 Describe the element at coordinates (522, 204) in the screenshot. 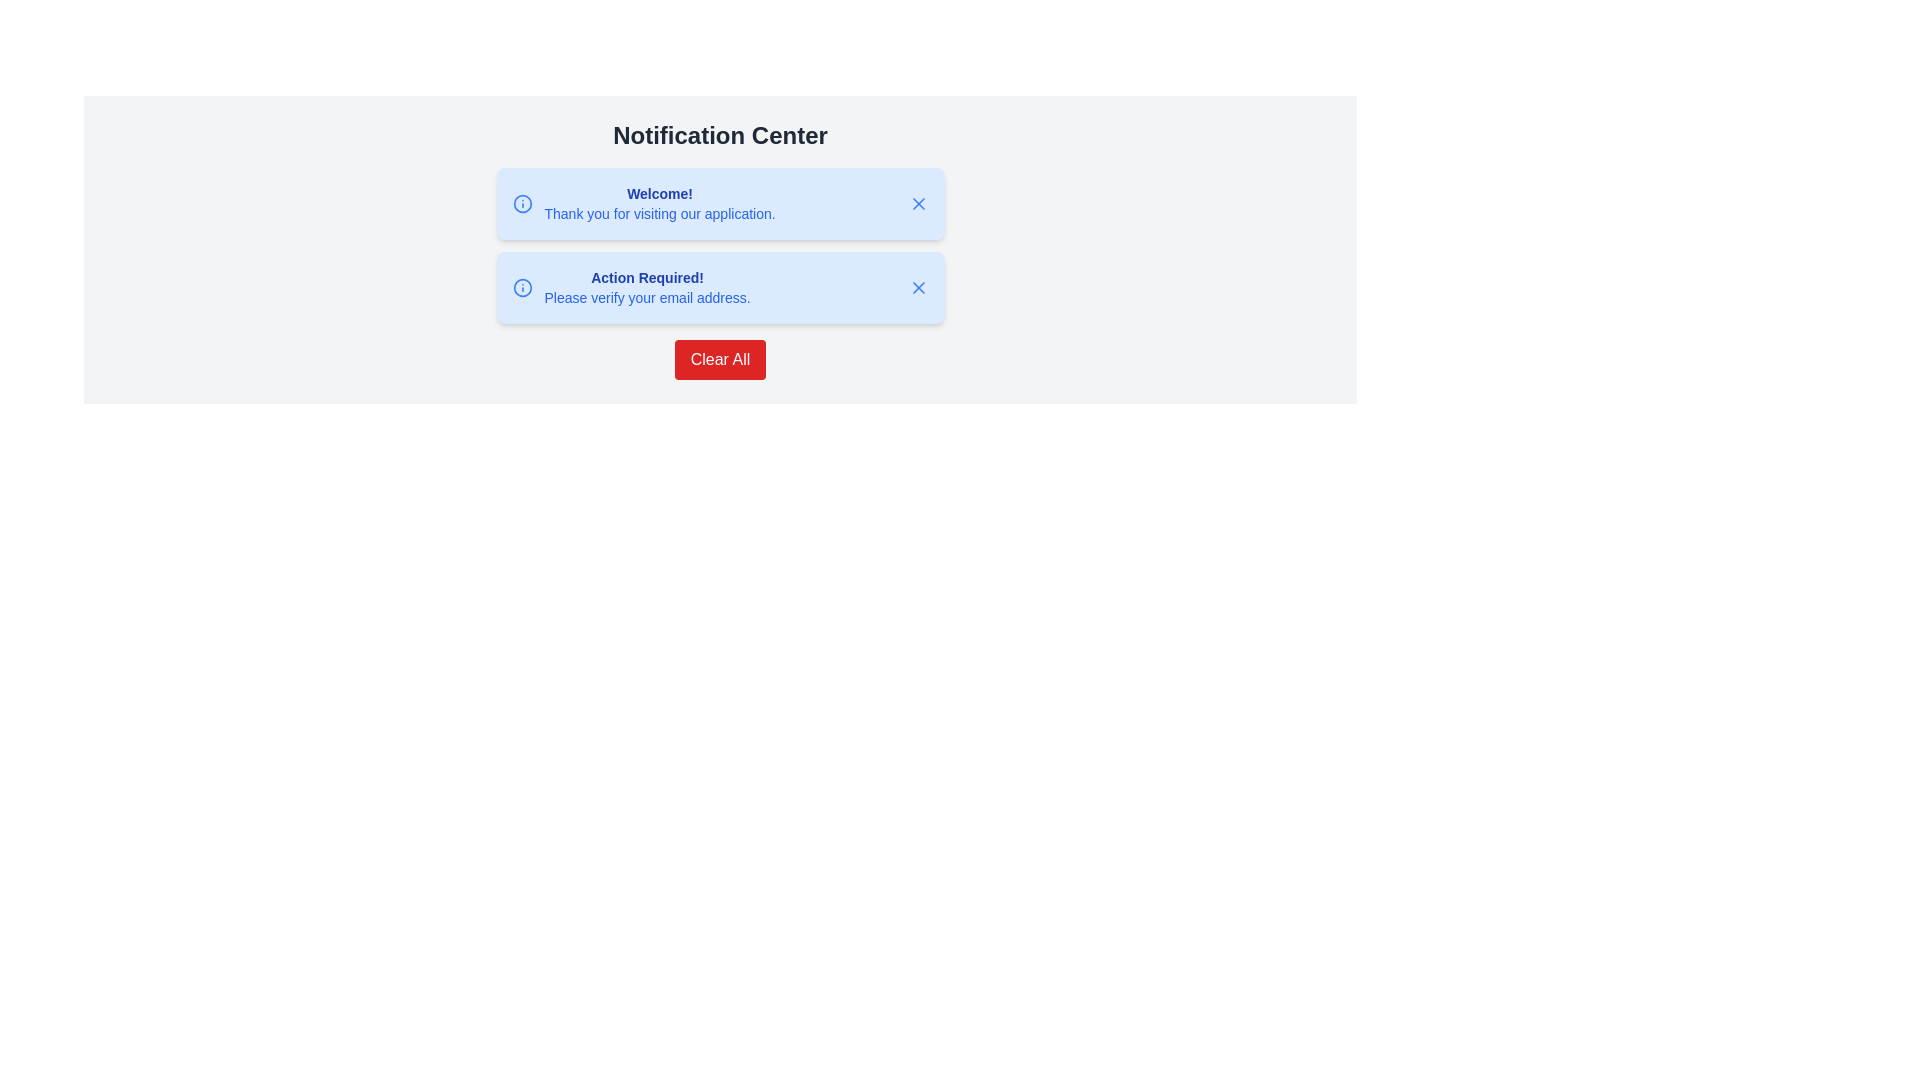

I see `the blue circular icon located to the left of the text 'Welcome! Thank you for visiting our application.' in the notification card` at that location.